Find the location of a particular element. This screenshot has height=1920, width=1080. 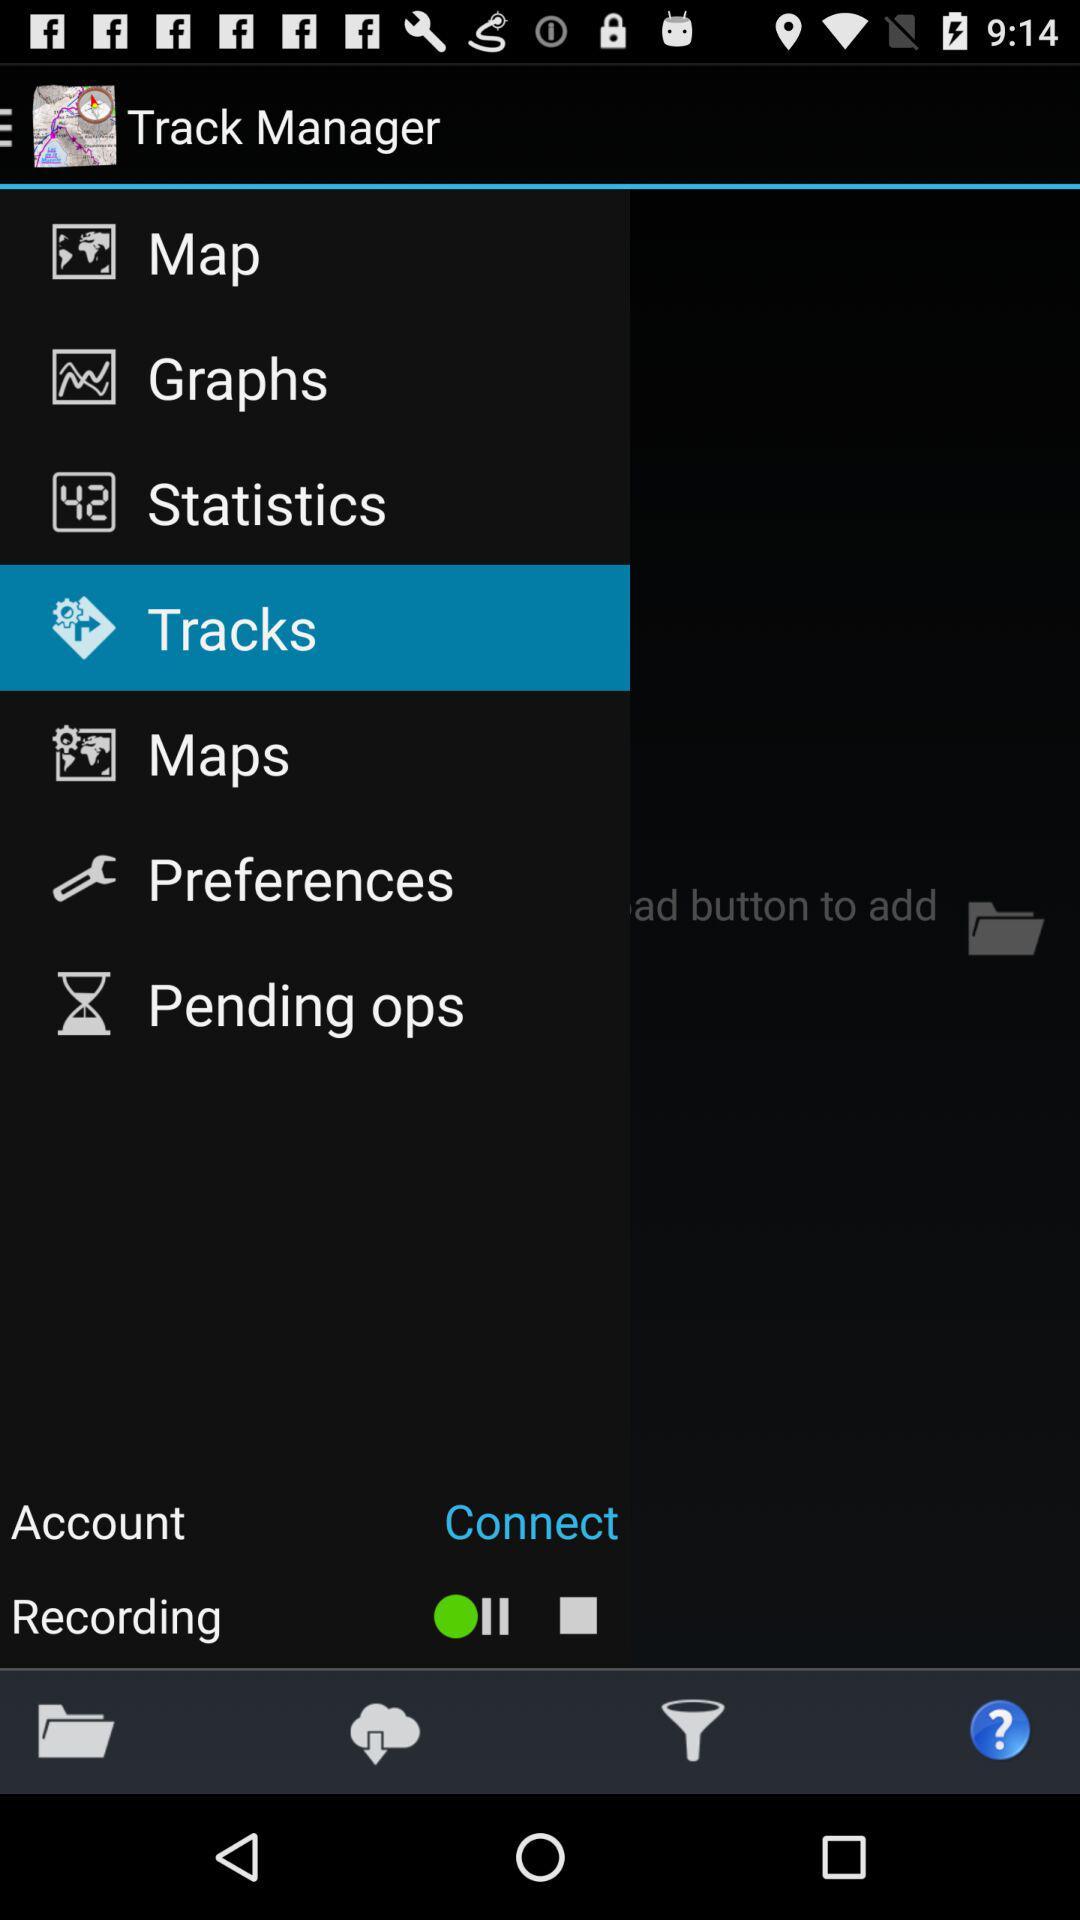

item above the statistics app is located at coordinates (315, 377).